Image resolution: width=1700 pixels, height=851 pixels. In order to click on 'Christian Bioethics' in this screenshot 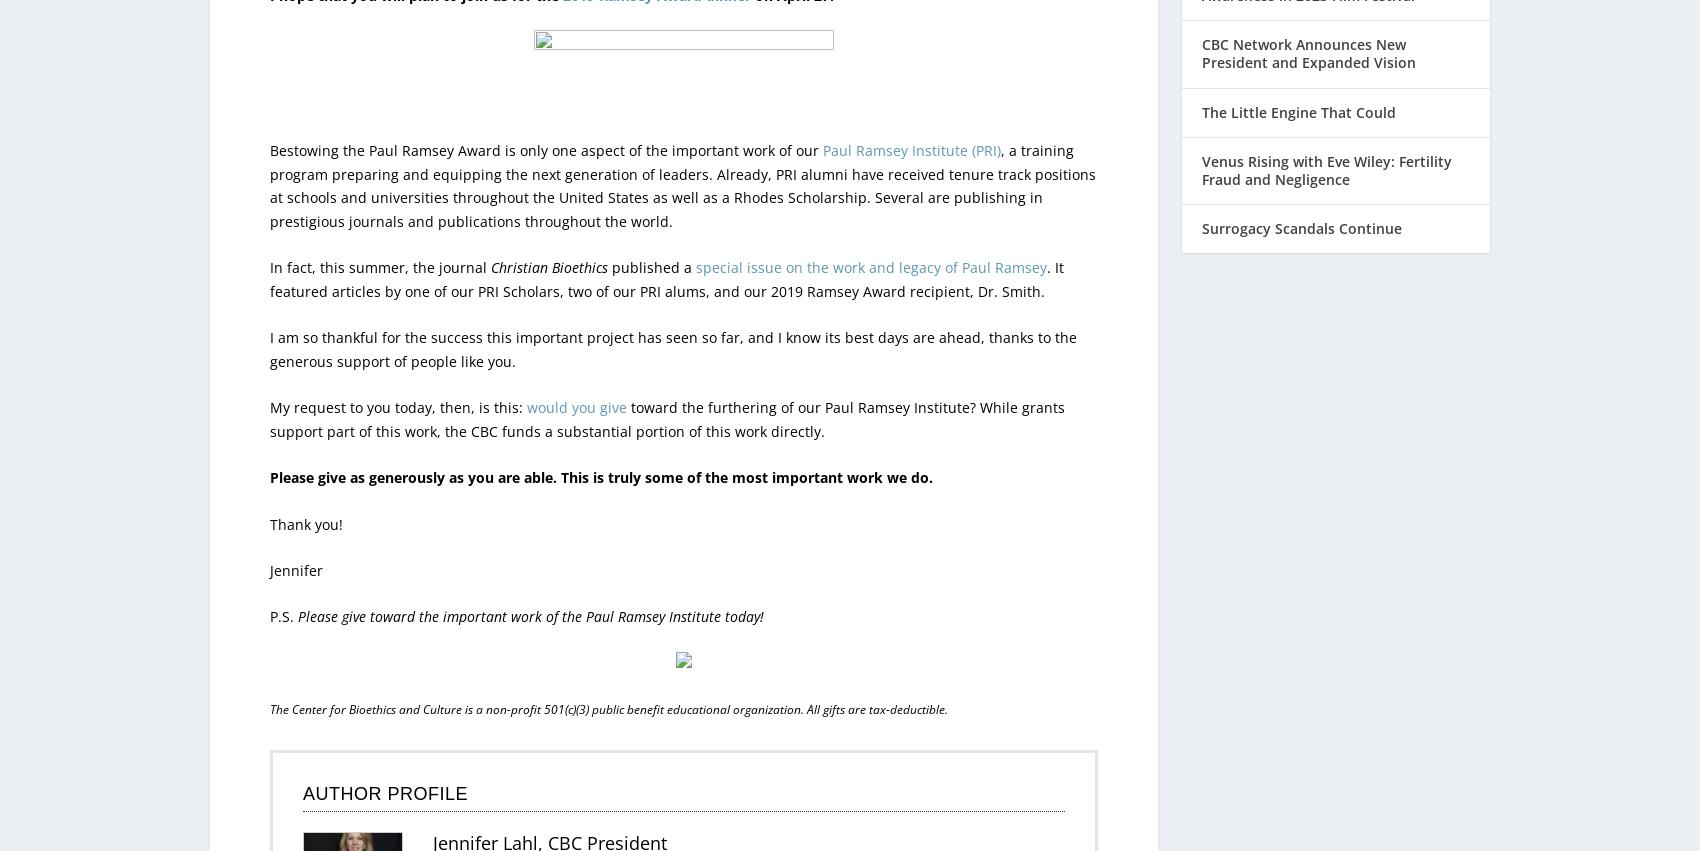, I will do `click(548, 225)`.